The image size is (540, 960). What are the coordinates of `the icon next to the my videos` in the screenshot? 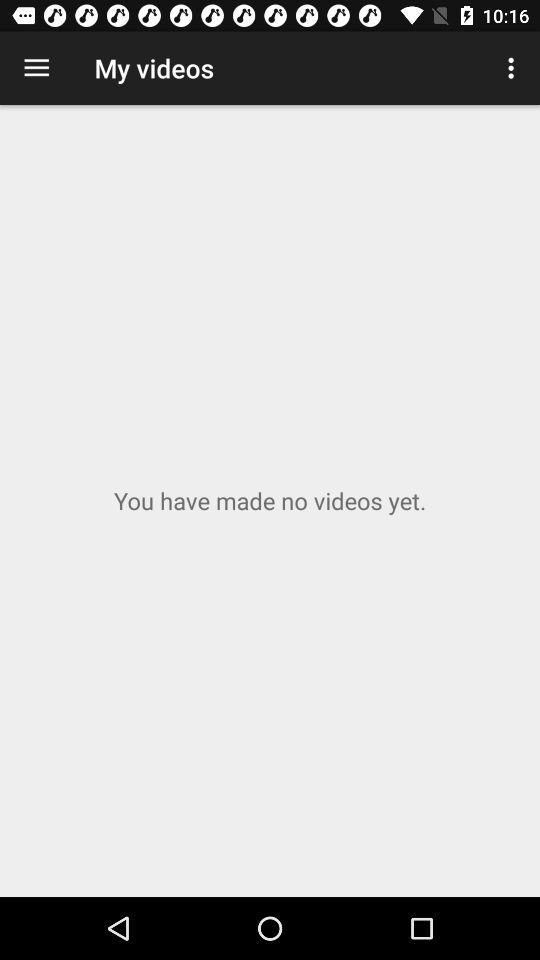 It's located at (513, 68).